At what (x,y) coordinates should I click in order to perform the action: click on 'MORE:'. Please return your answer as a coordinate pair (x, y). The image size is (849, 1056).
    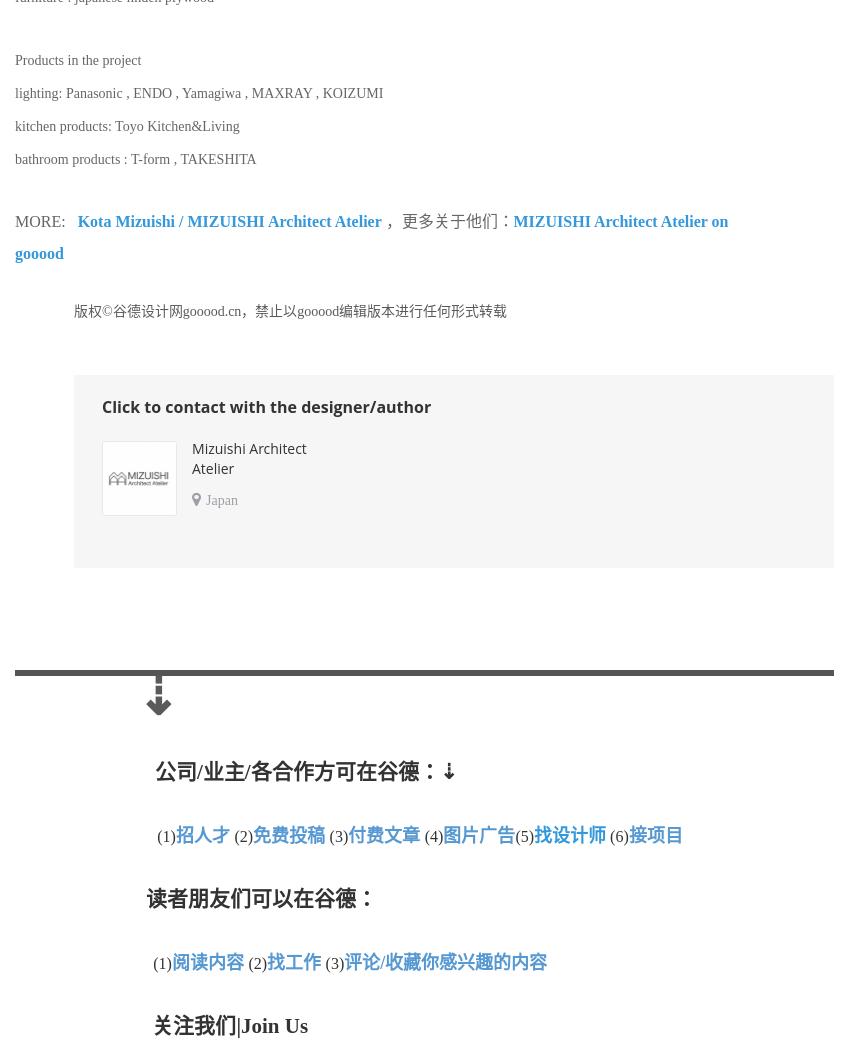
    Looking at the image, I should click on (45, 219).